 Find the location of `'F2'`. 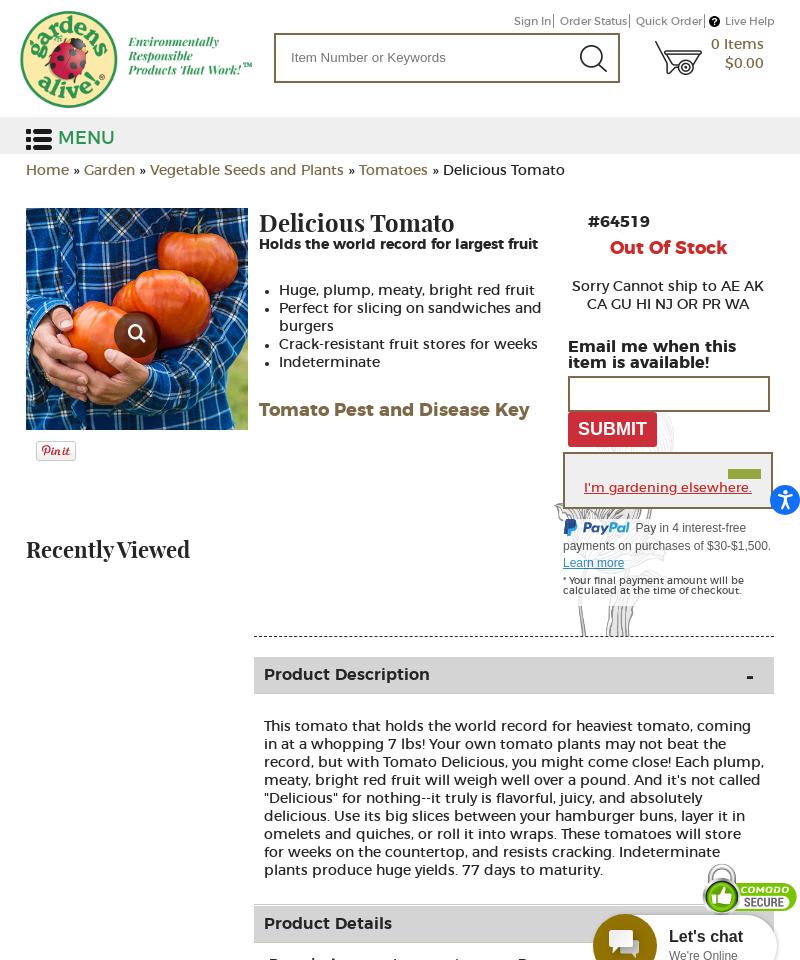

'F2' is located at coordinates (164, 255).